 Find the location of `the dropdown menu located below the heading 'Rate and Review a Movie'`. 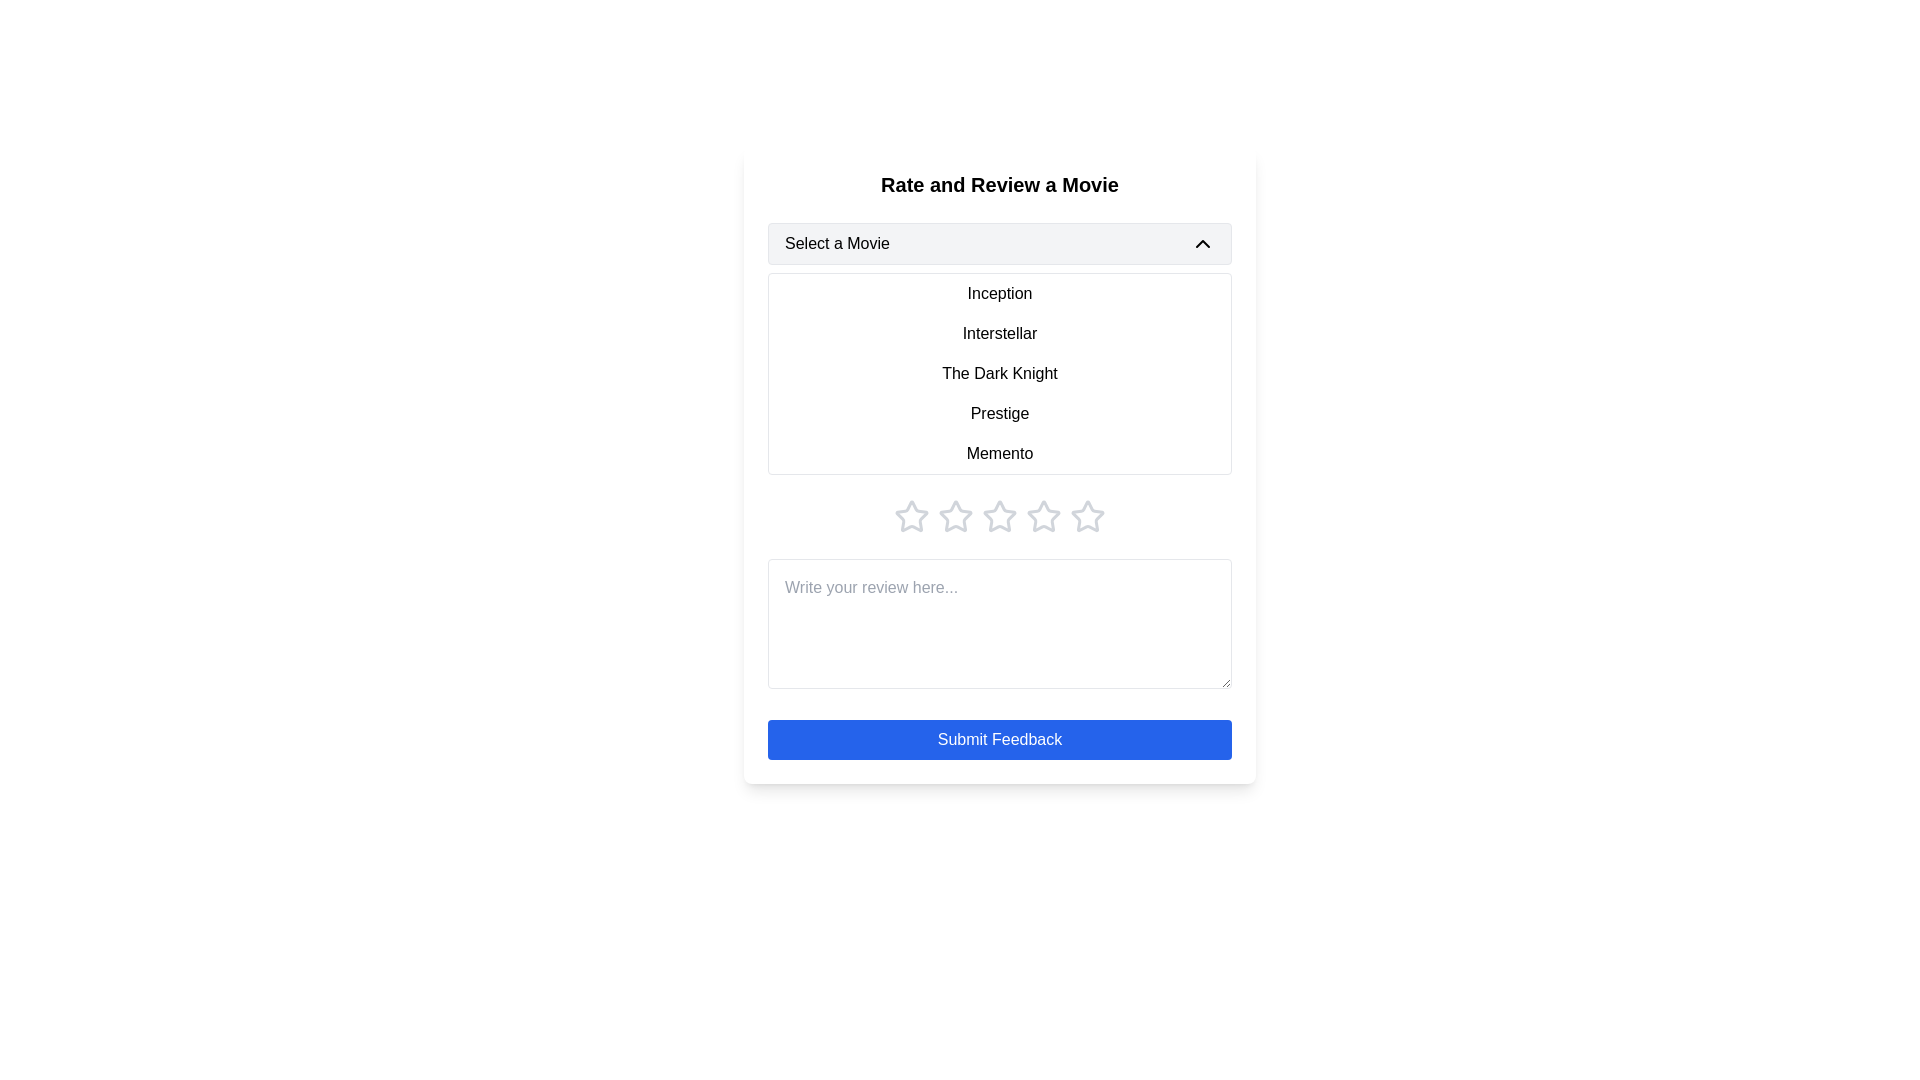

the dropdown menu located below the heading 'Rate and Review a Movie' is located at coordinates (999, 347).